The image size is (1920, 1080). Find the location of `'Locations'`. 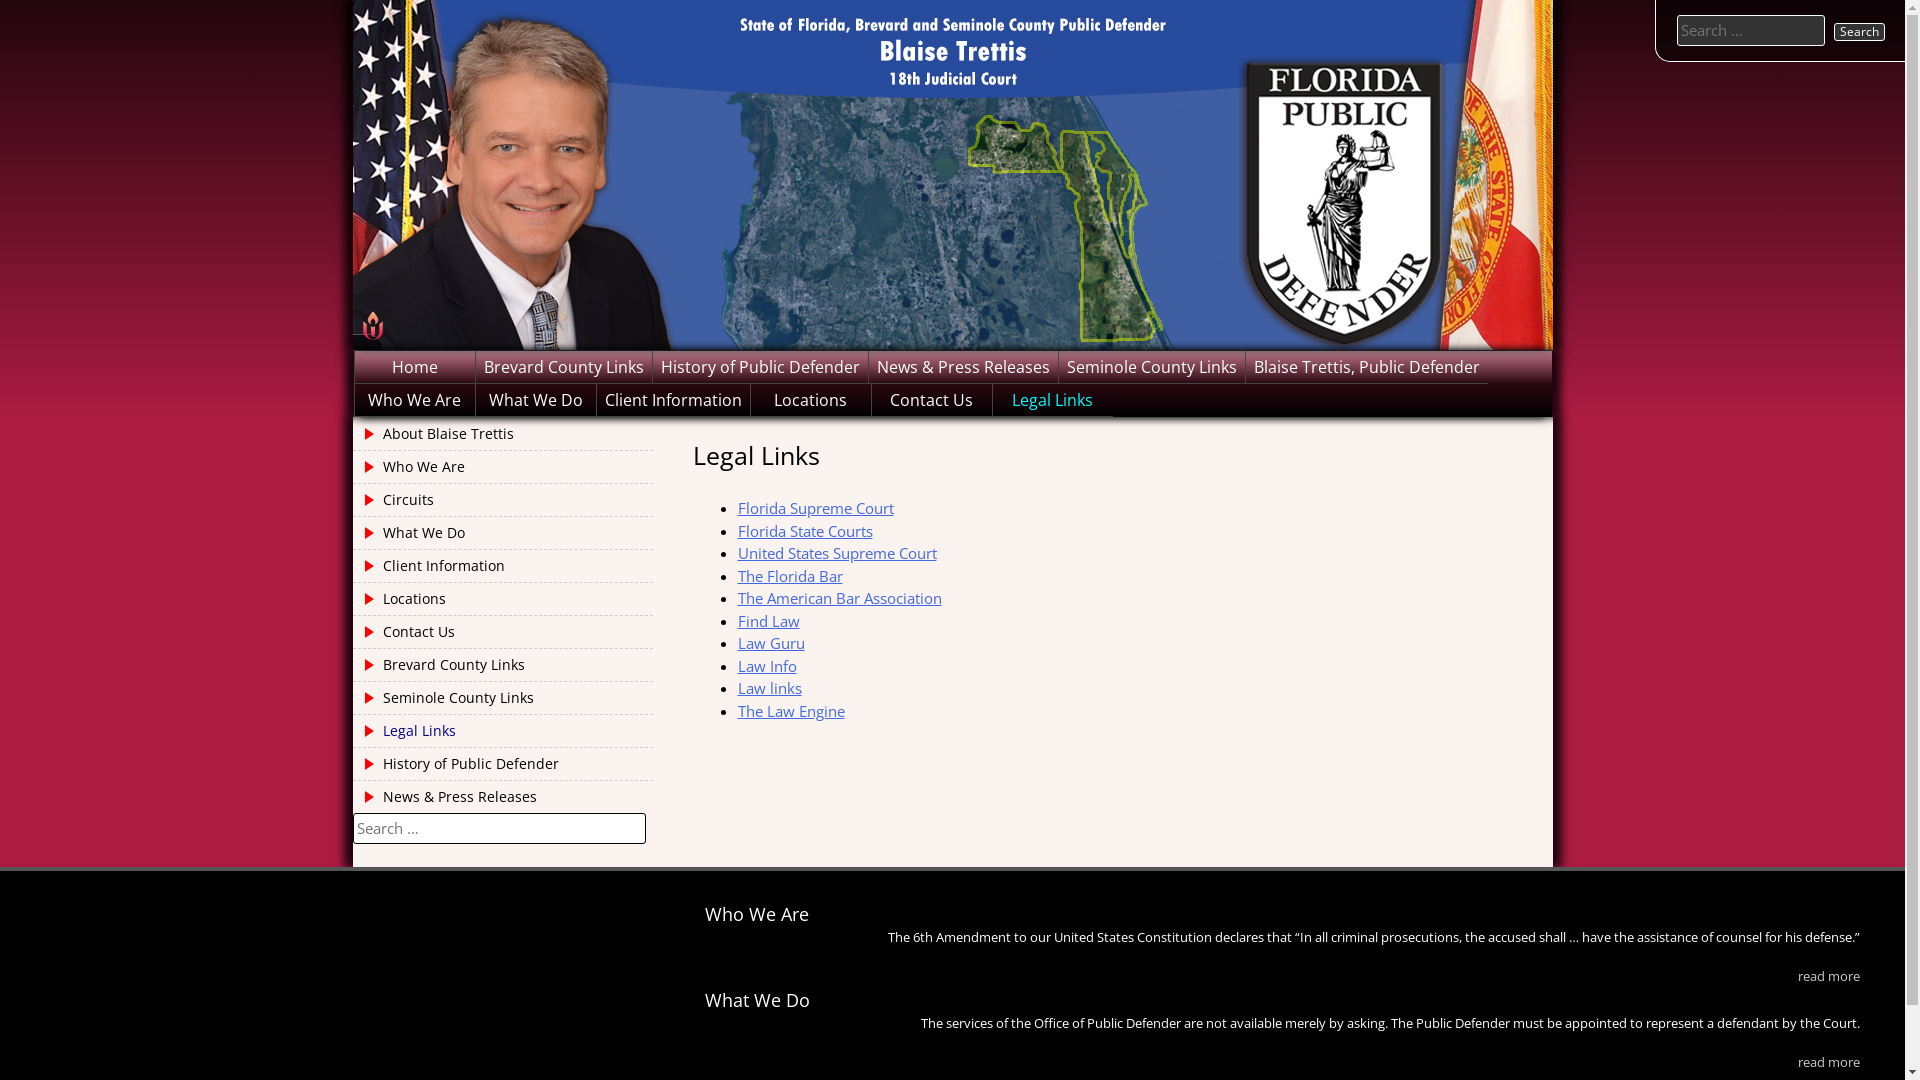

'Locations' is located at coordinates (502, 597).